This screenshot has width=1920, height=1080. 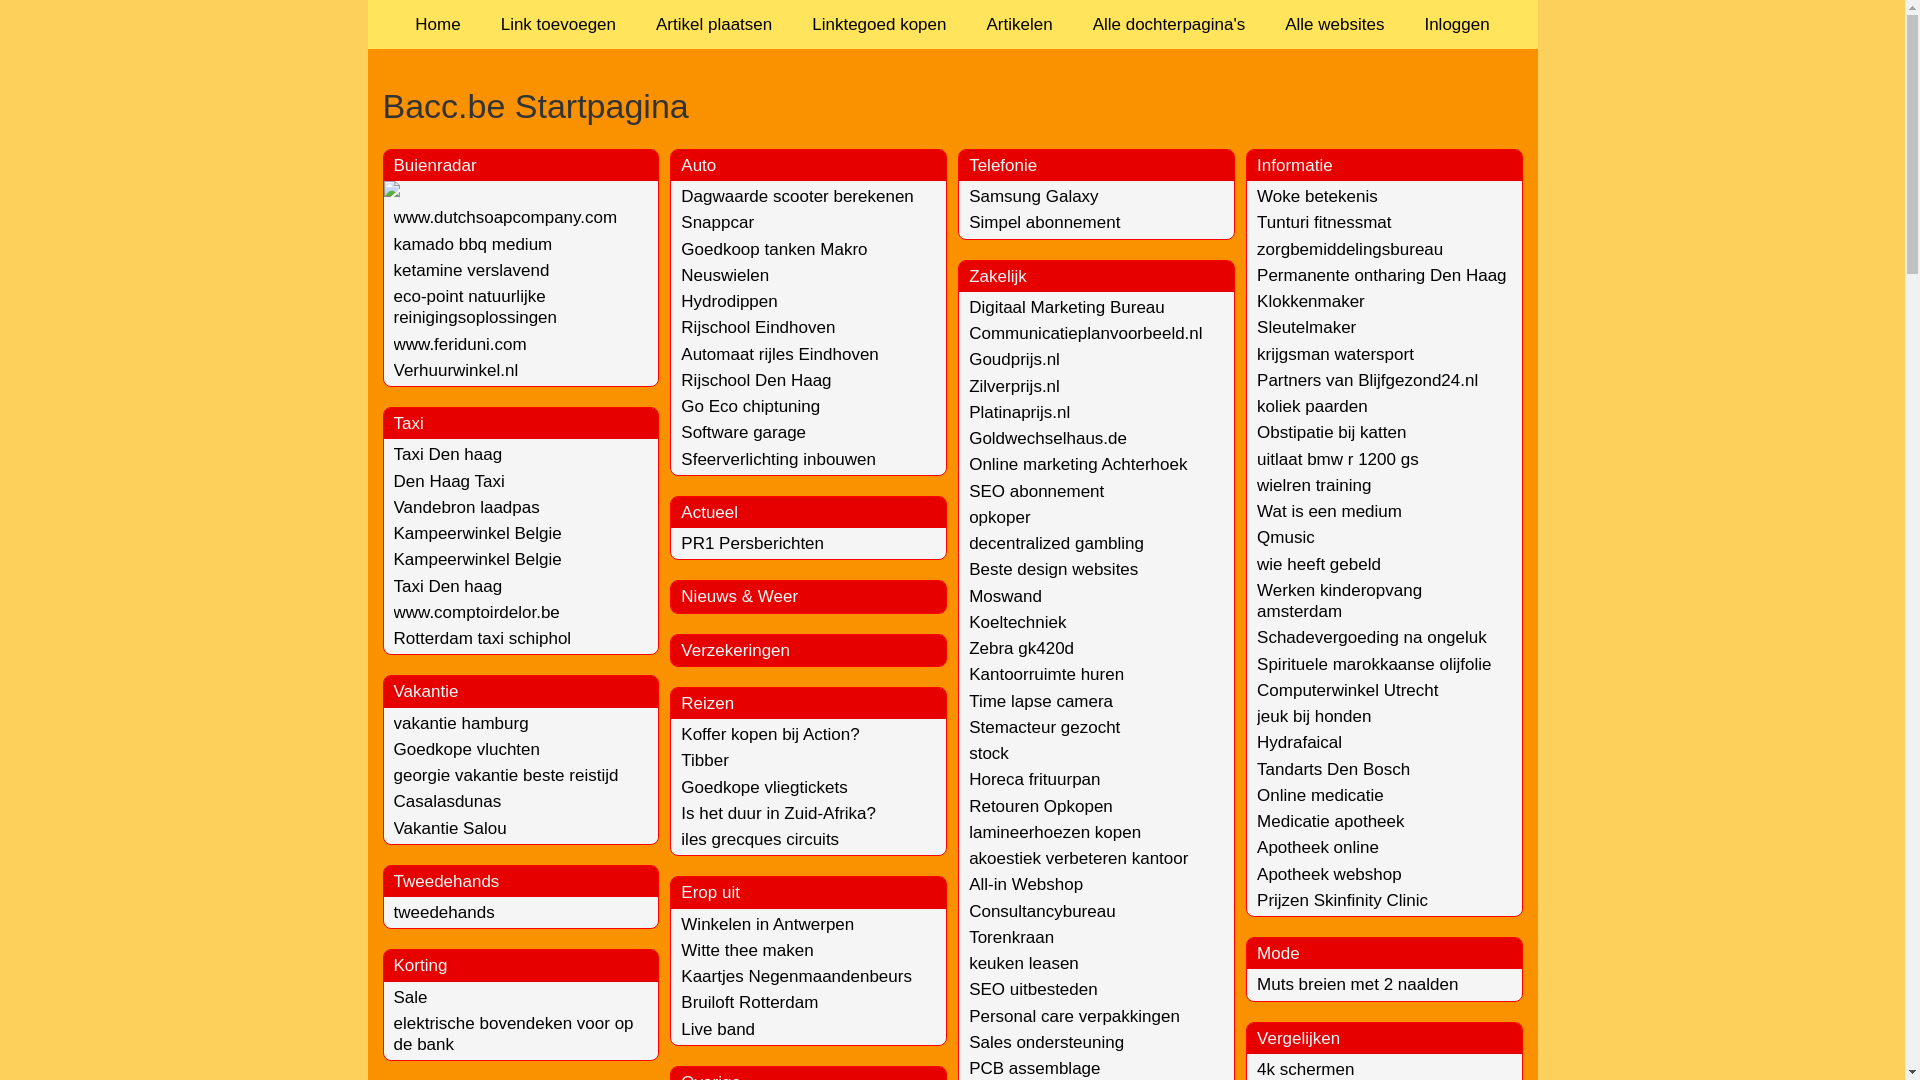 What do you see at coordinates (749, 405) in the screenshot?
I see `'Go Eco chiptuning'` at bounding box center [749, 405].